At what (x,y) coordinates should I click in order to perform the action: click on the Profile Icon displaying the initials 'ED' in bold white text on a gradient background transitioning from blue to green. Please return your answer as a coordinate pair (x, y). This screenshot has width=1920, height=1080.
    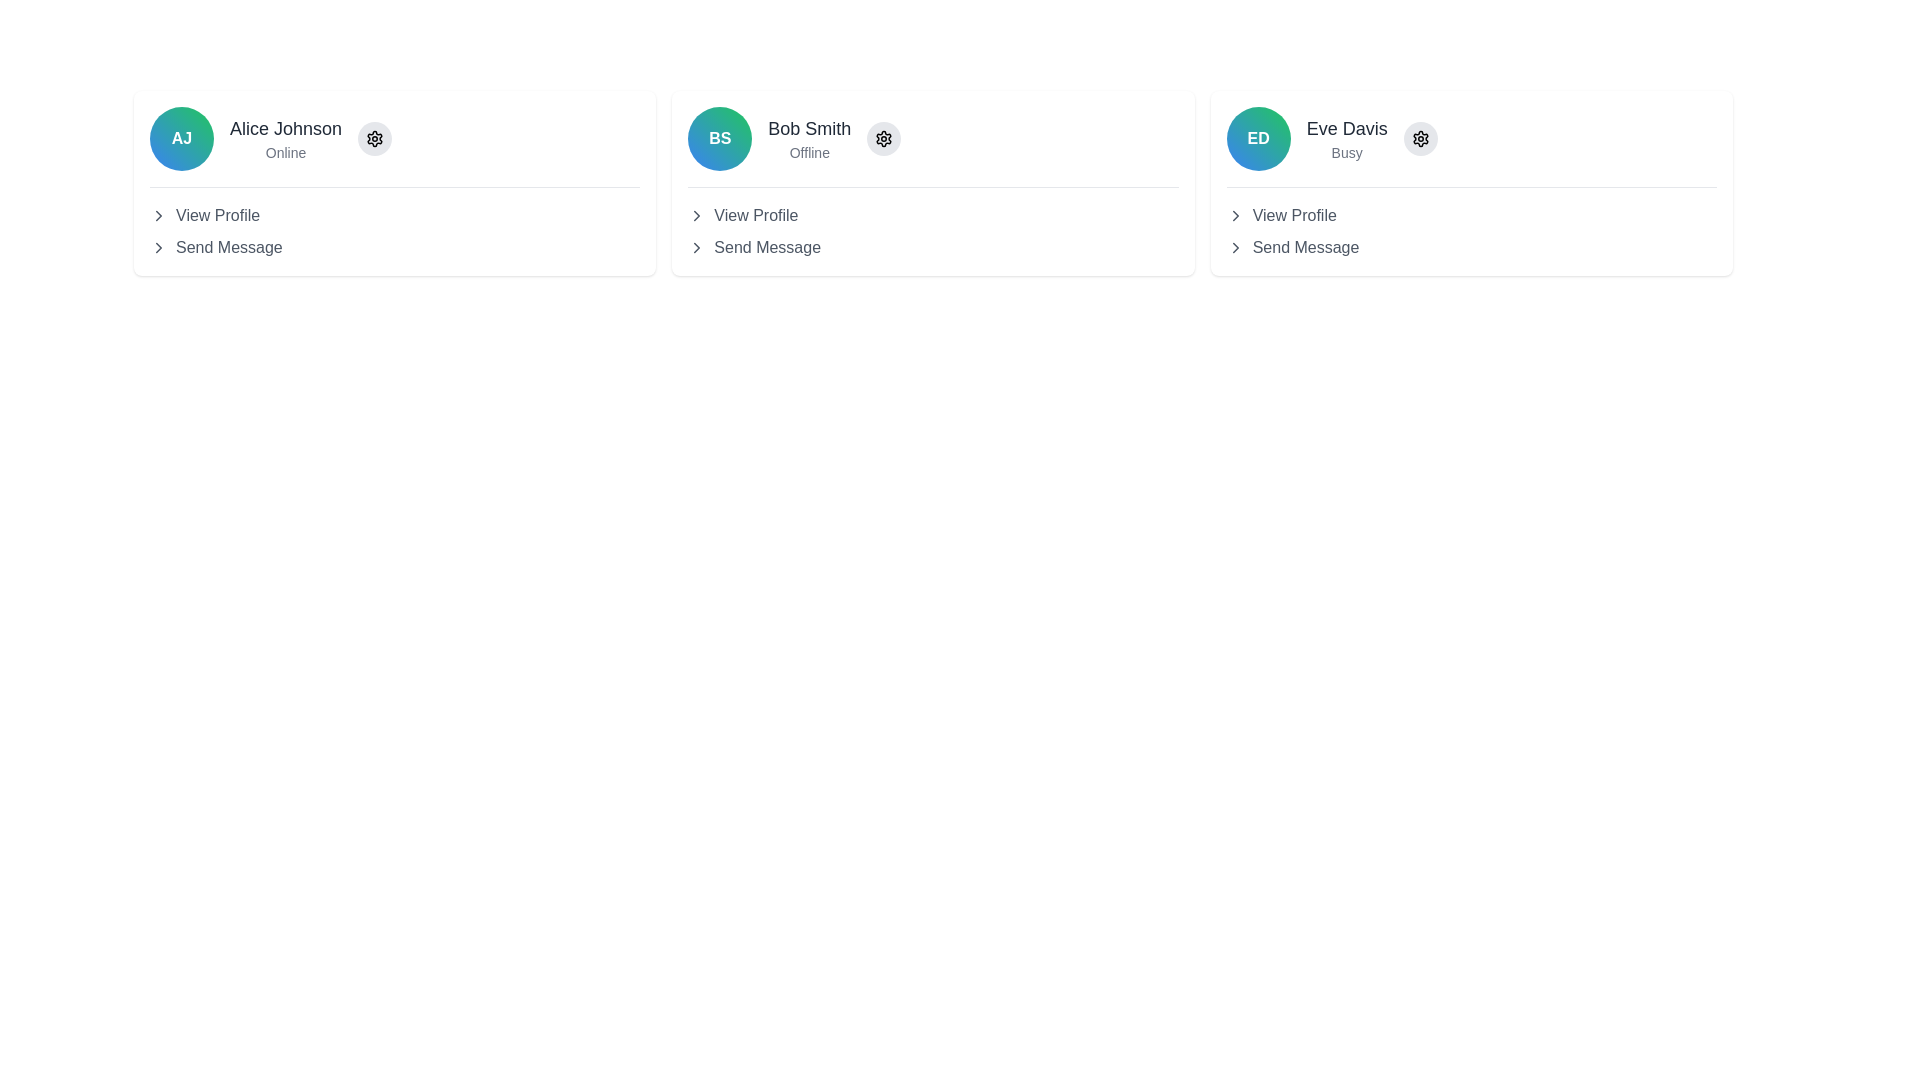
    Looking at the image, I should click on (1257, 137).